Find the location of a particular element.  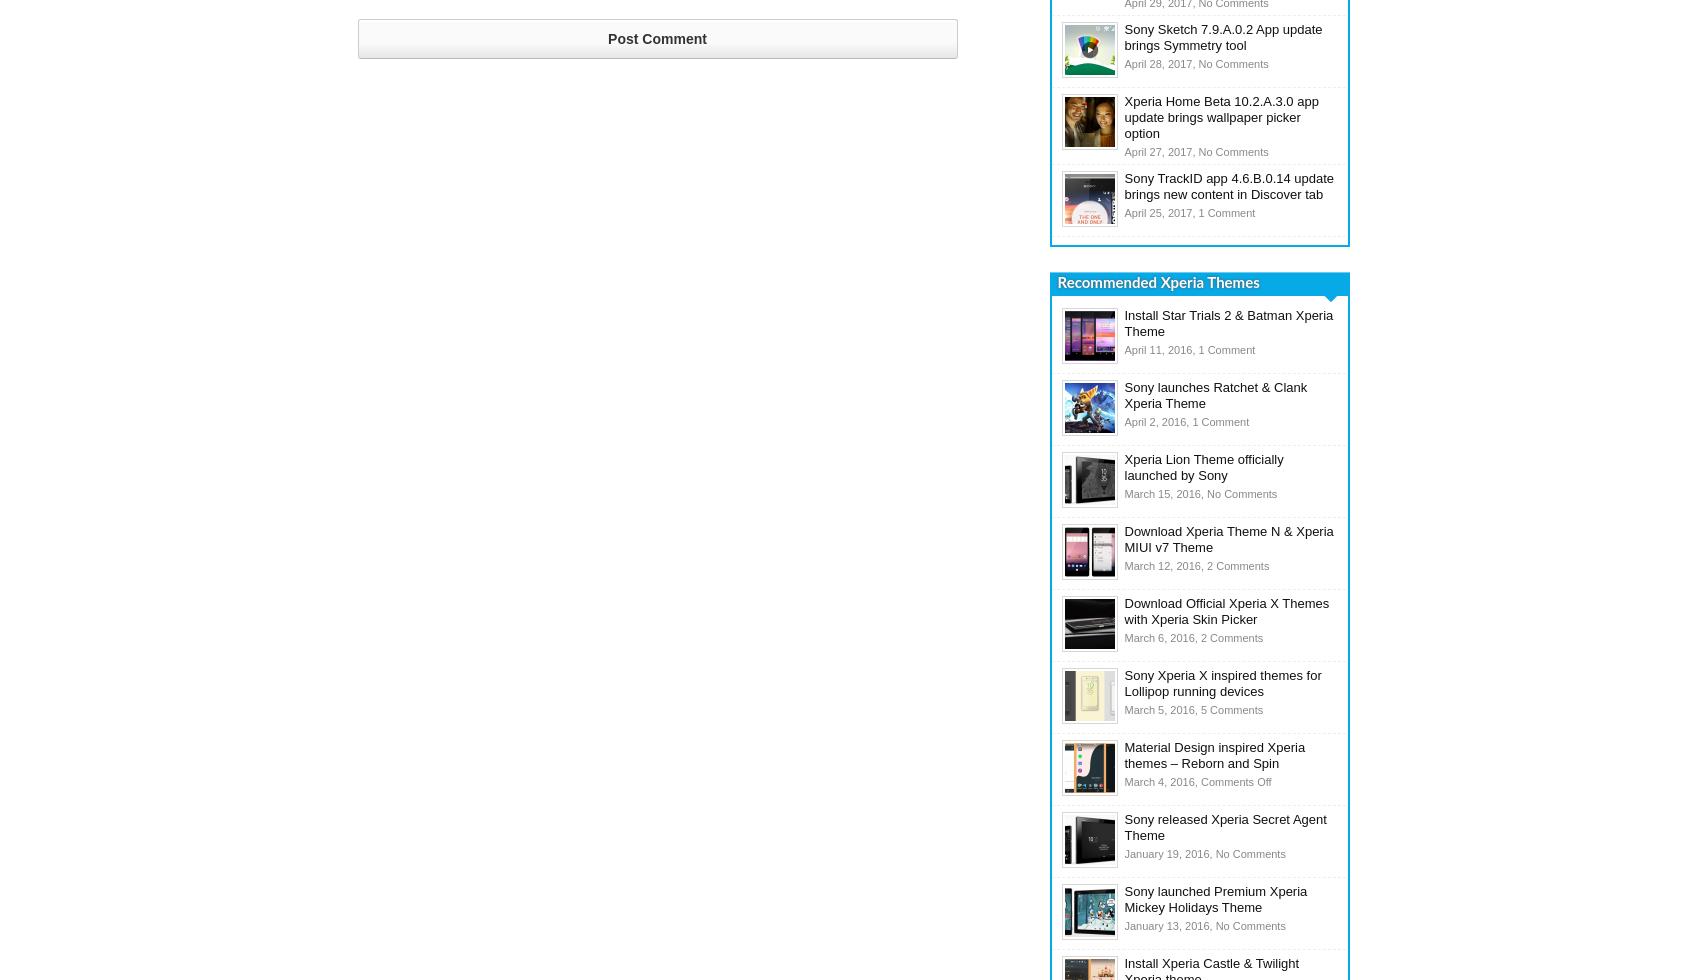

'January 13, 2016,' is located at coordinates (1124, 926).